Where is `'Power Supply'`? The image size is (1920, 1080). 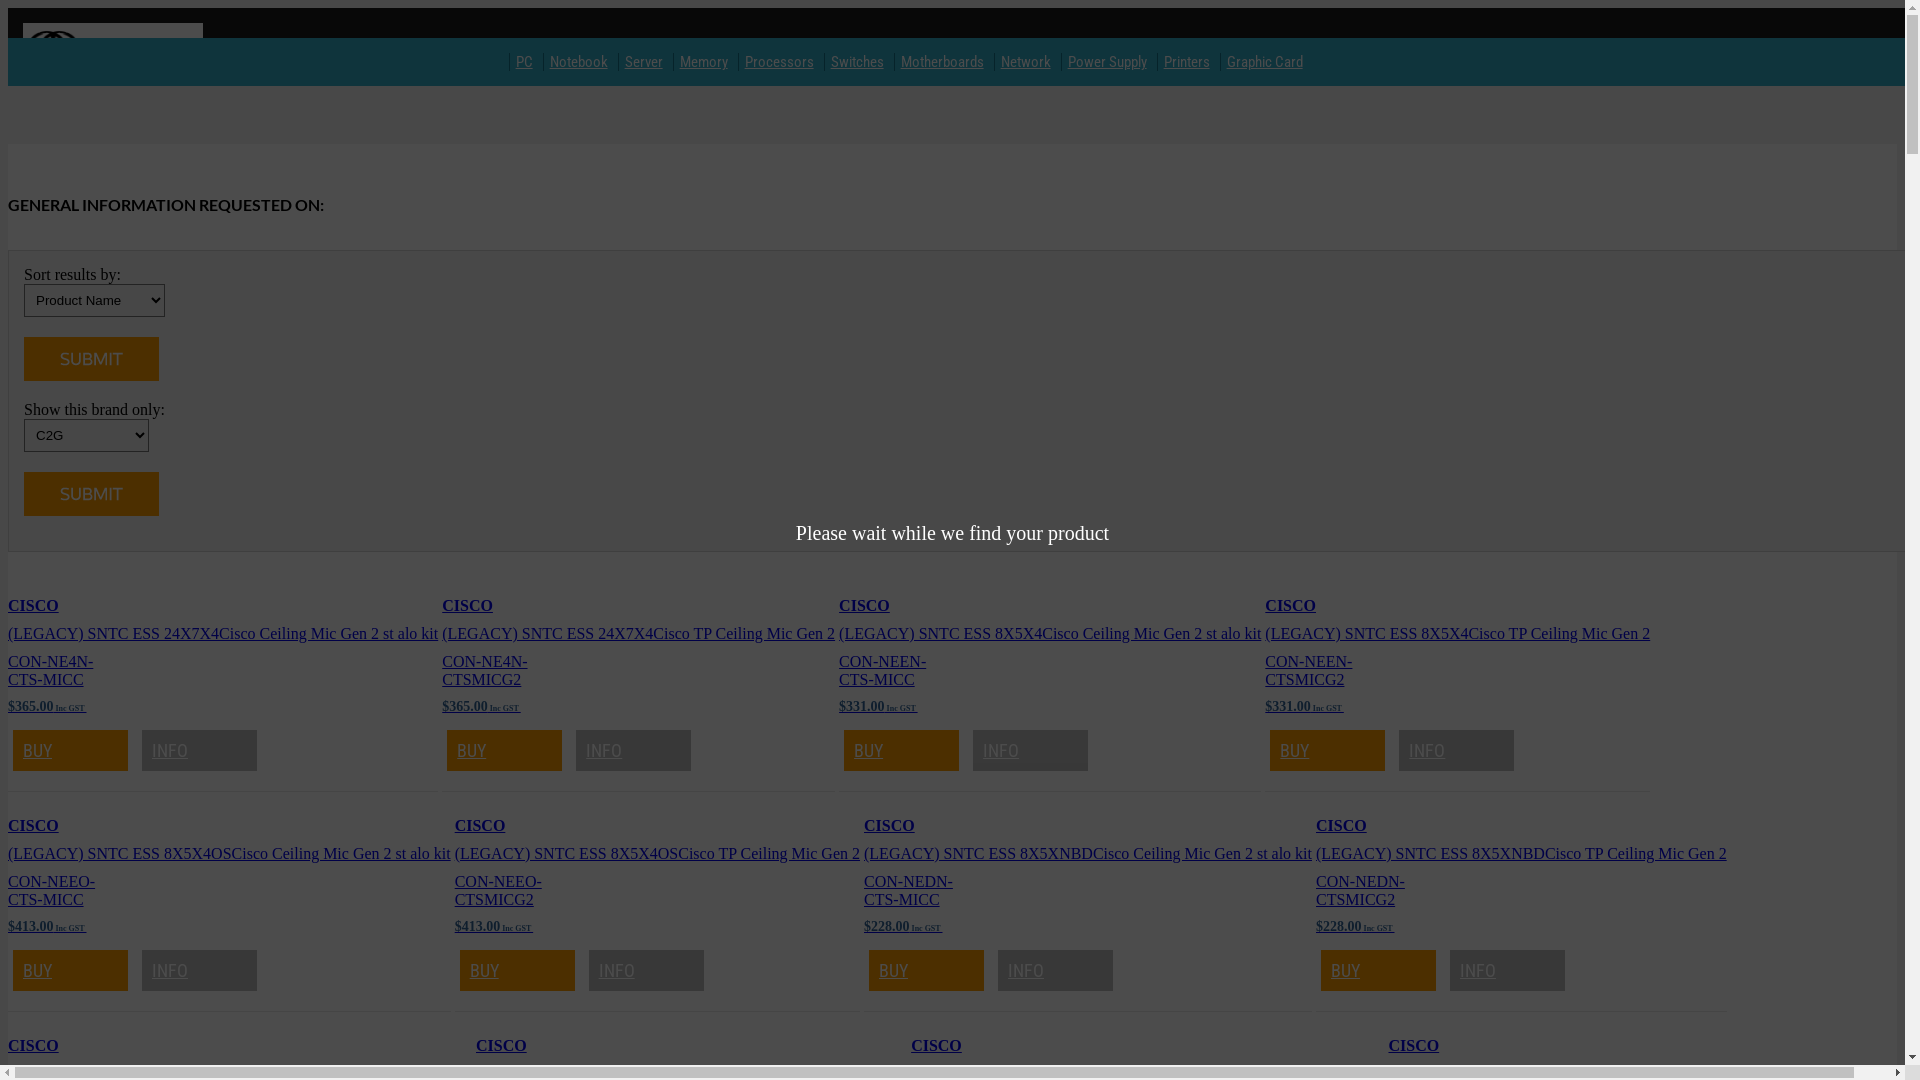
'Power Supply' is located at coordinates (1060, 60).